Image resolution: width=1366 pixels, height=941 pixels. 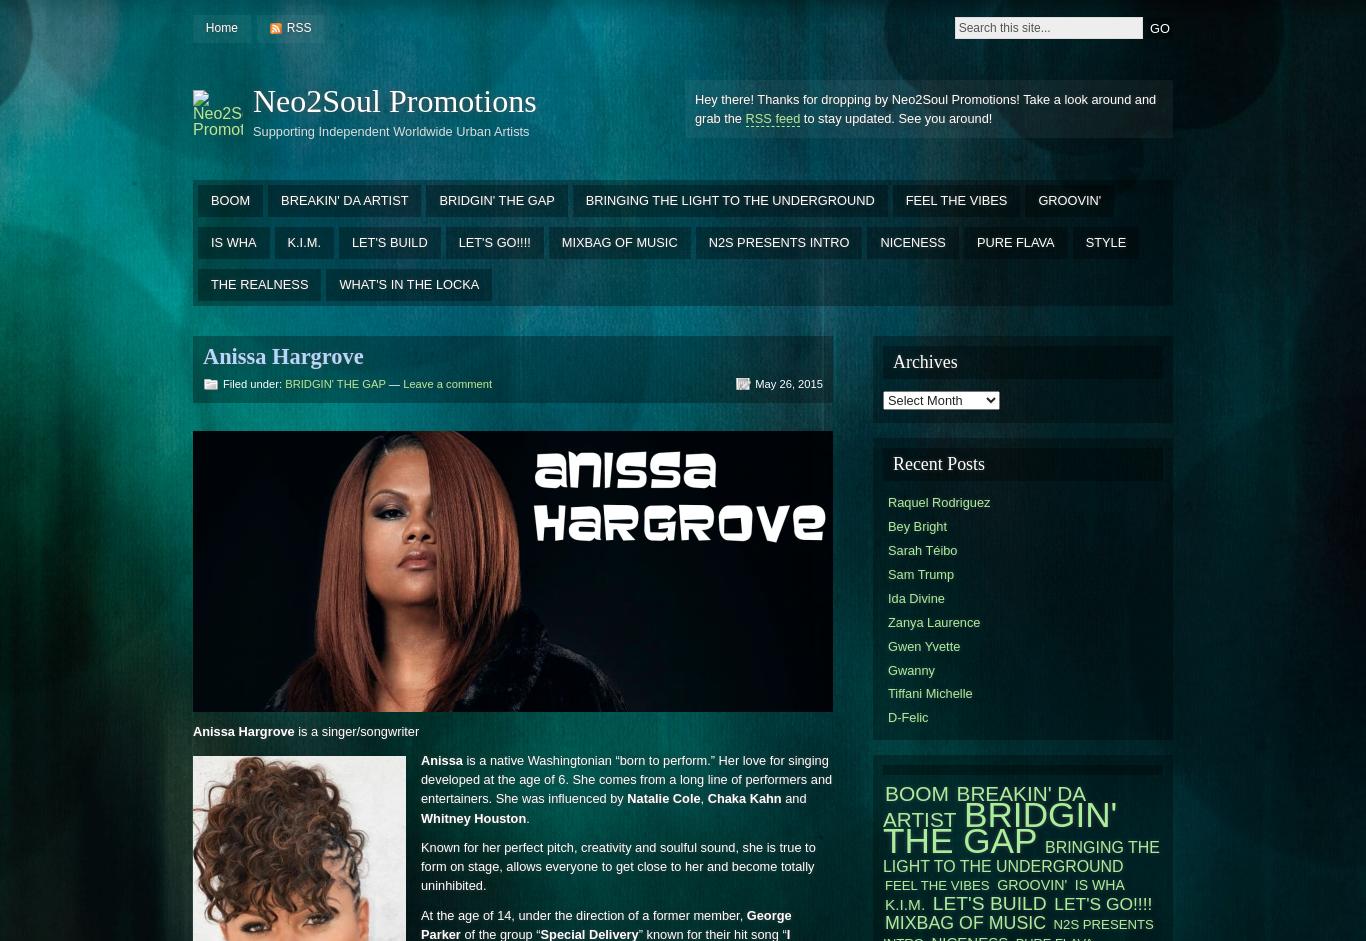 I want to click on 'Anissa', so click(x=440, y=759).